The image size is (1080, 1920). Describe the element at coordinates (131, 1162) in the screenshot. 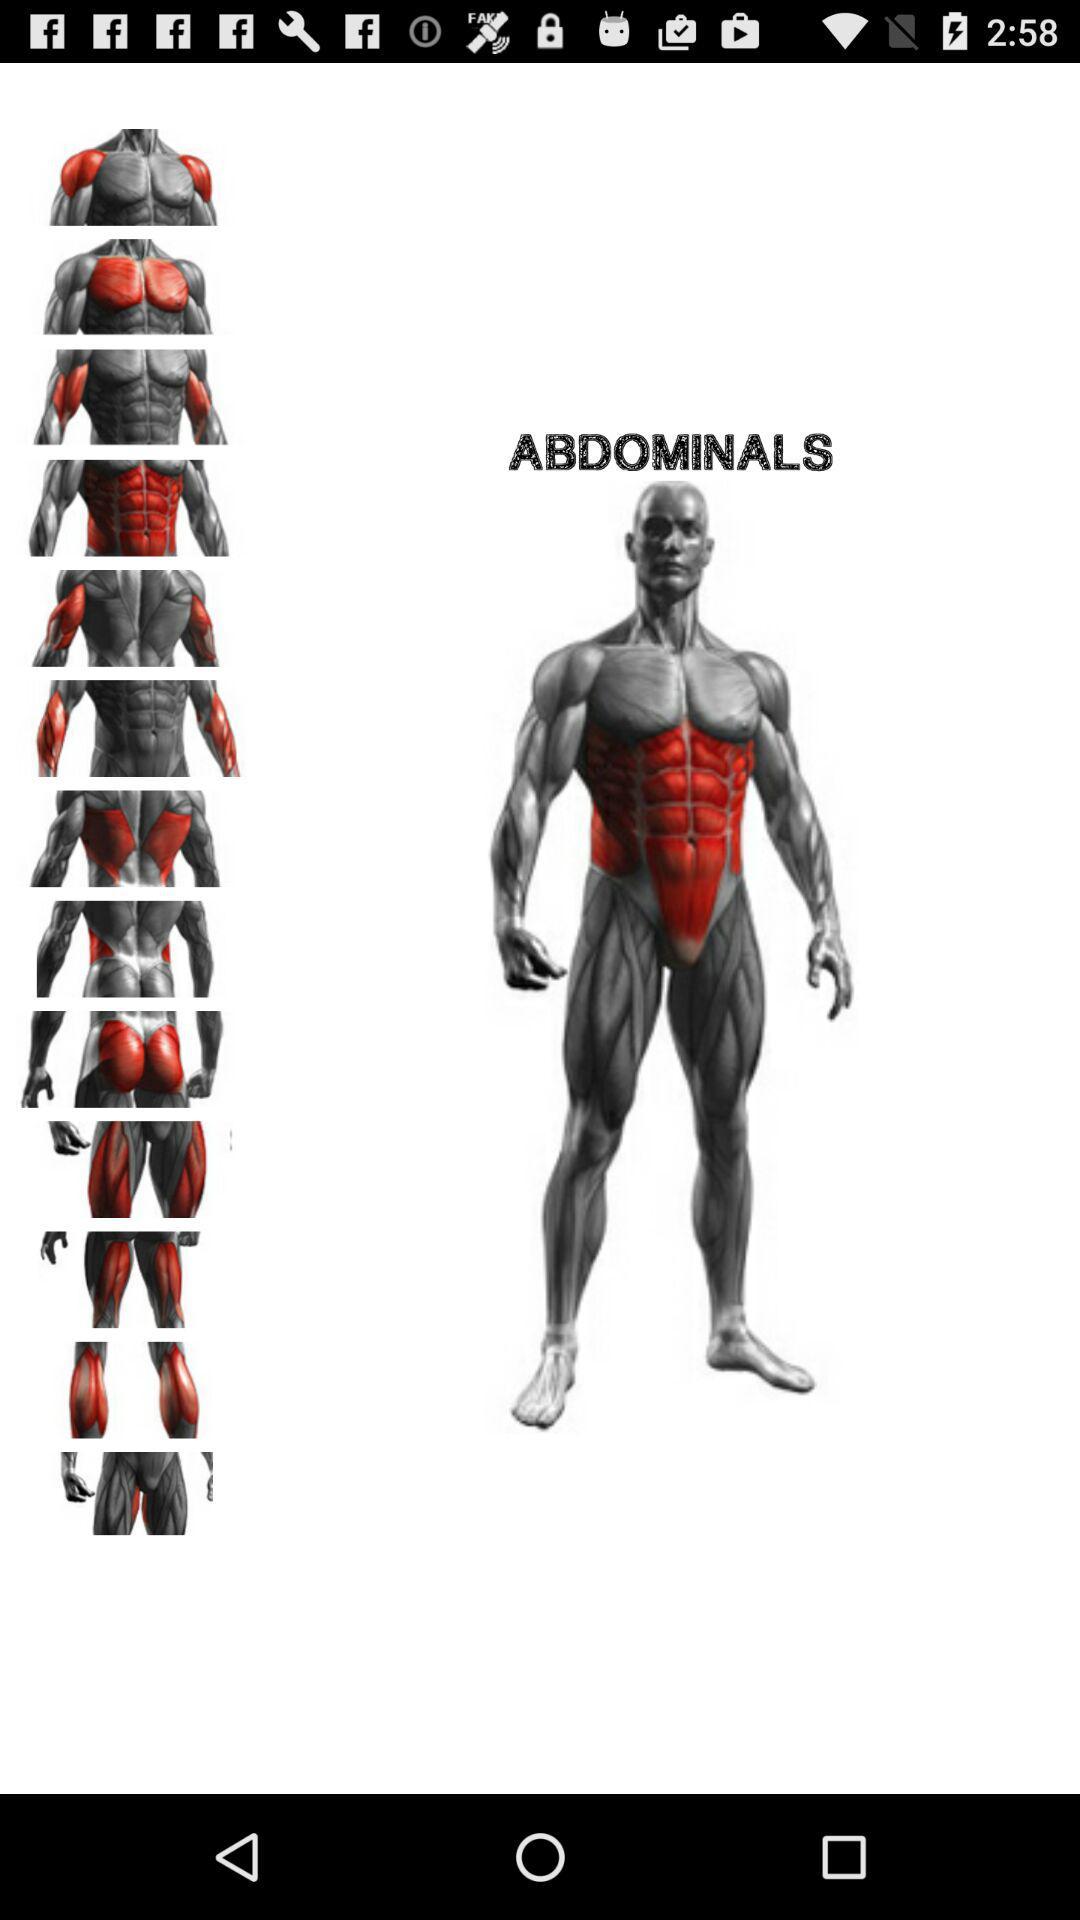

I see `thigh muscle` at that location.